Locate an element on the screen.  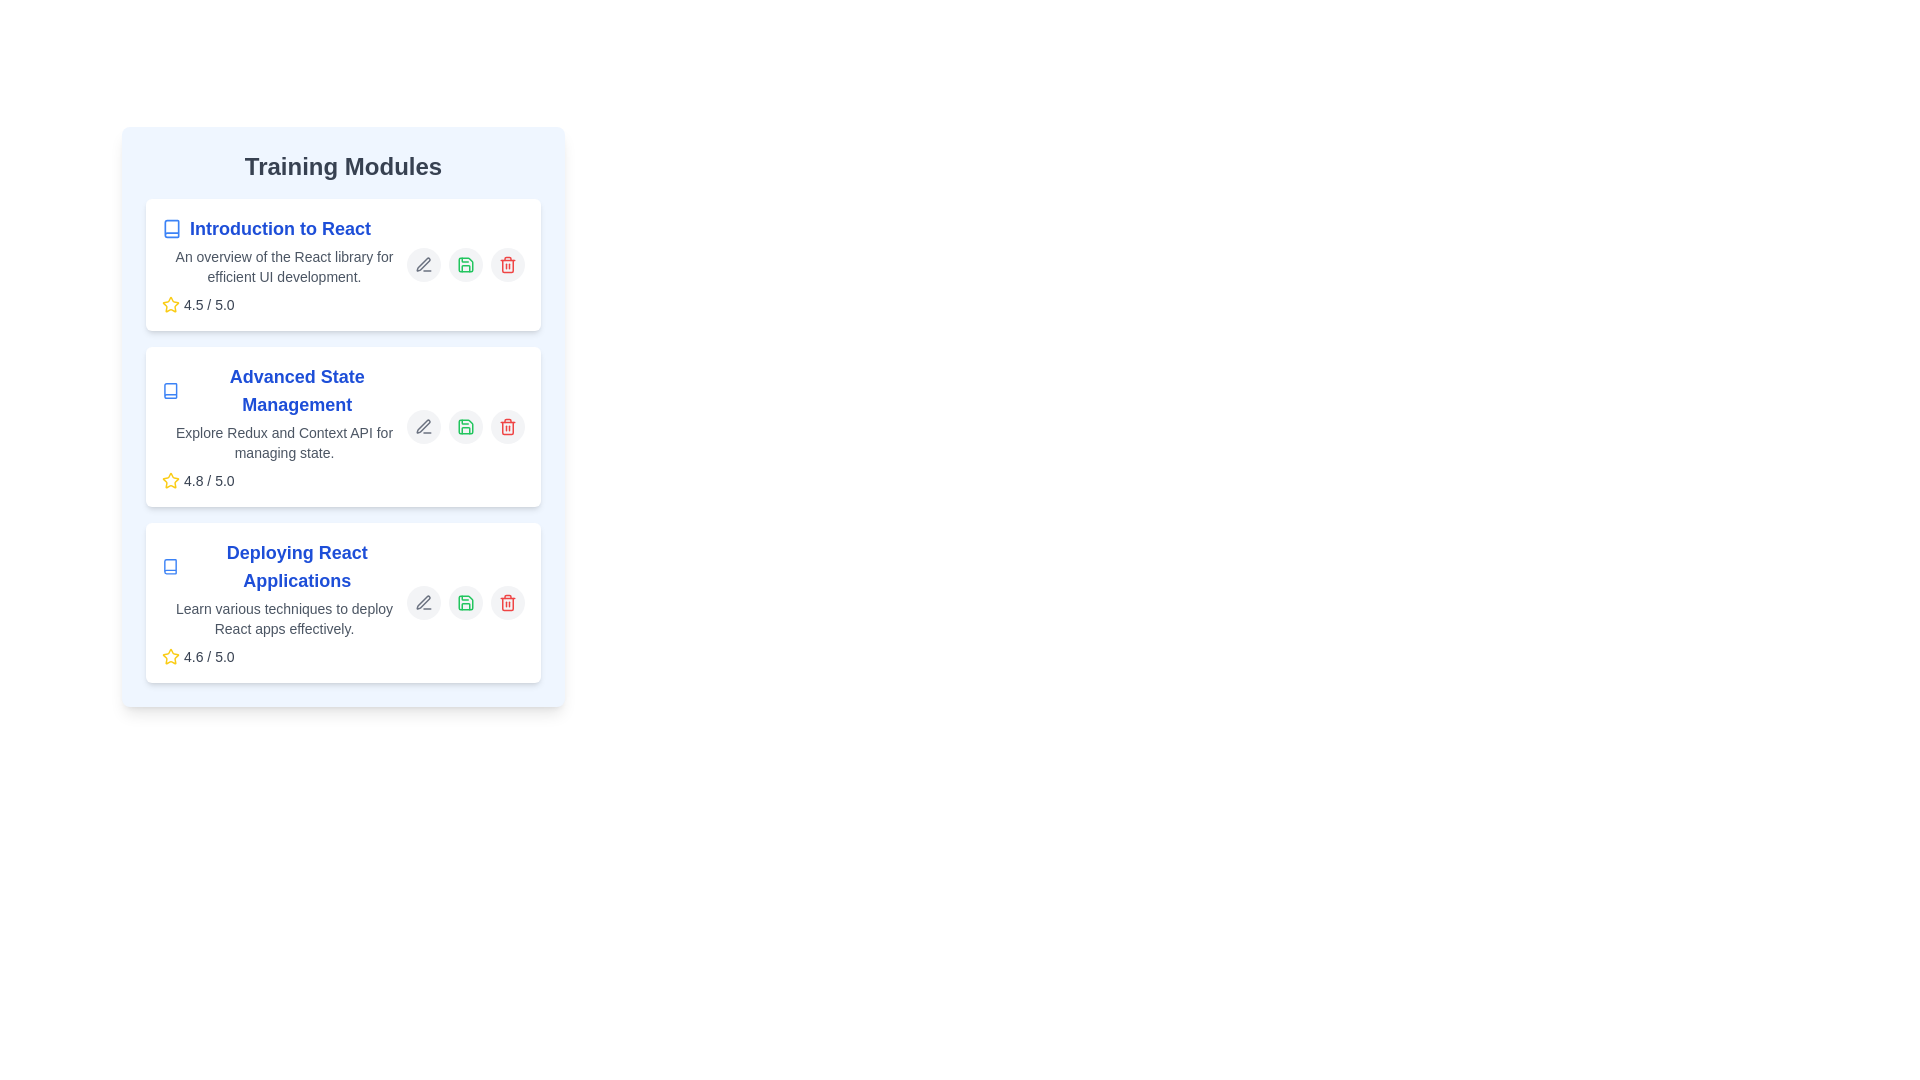
the delete button for the 'Introduction to React' module, which is the third circular icon in the sequence of icons aligned horizontally is located at coordinates (508, 264).